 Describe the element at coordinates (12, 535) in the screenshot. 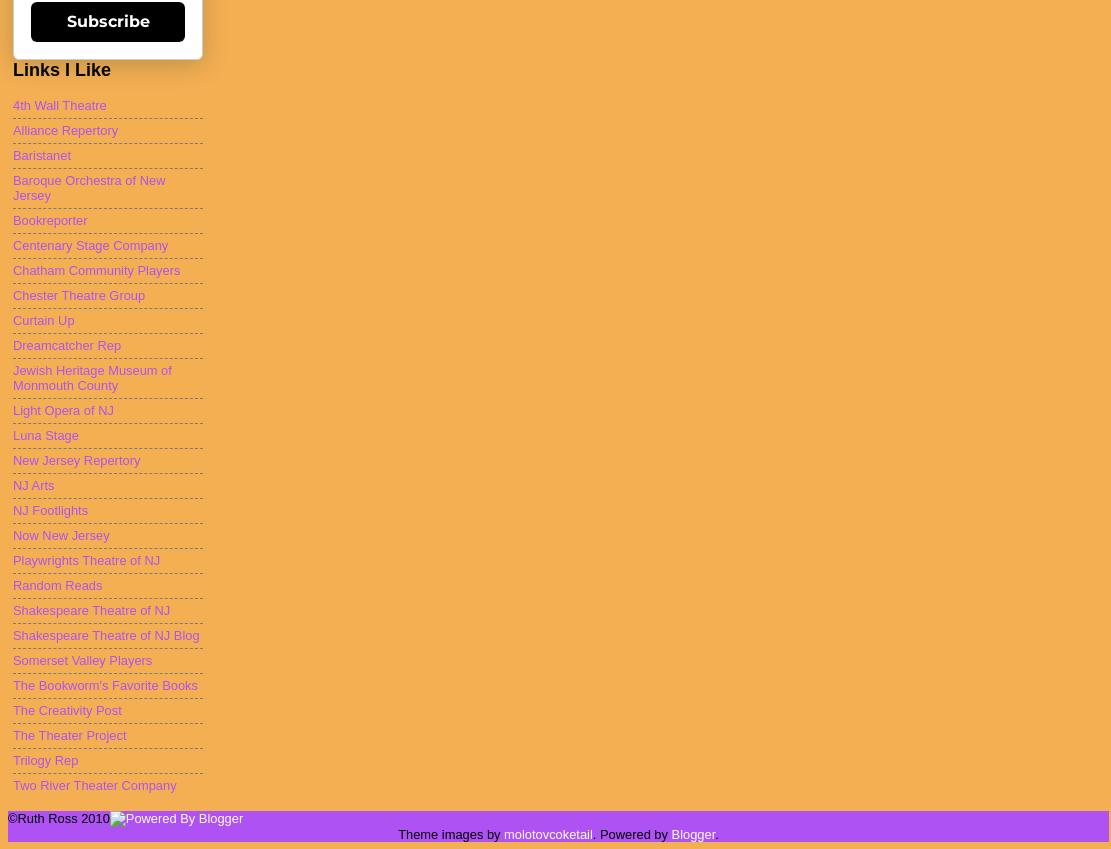

I see `'Now New Jersey'` at that location.